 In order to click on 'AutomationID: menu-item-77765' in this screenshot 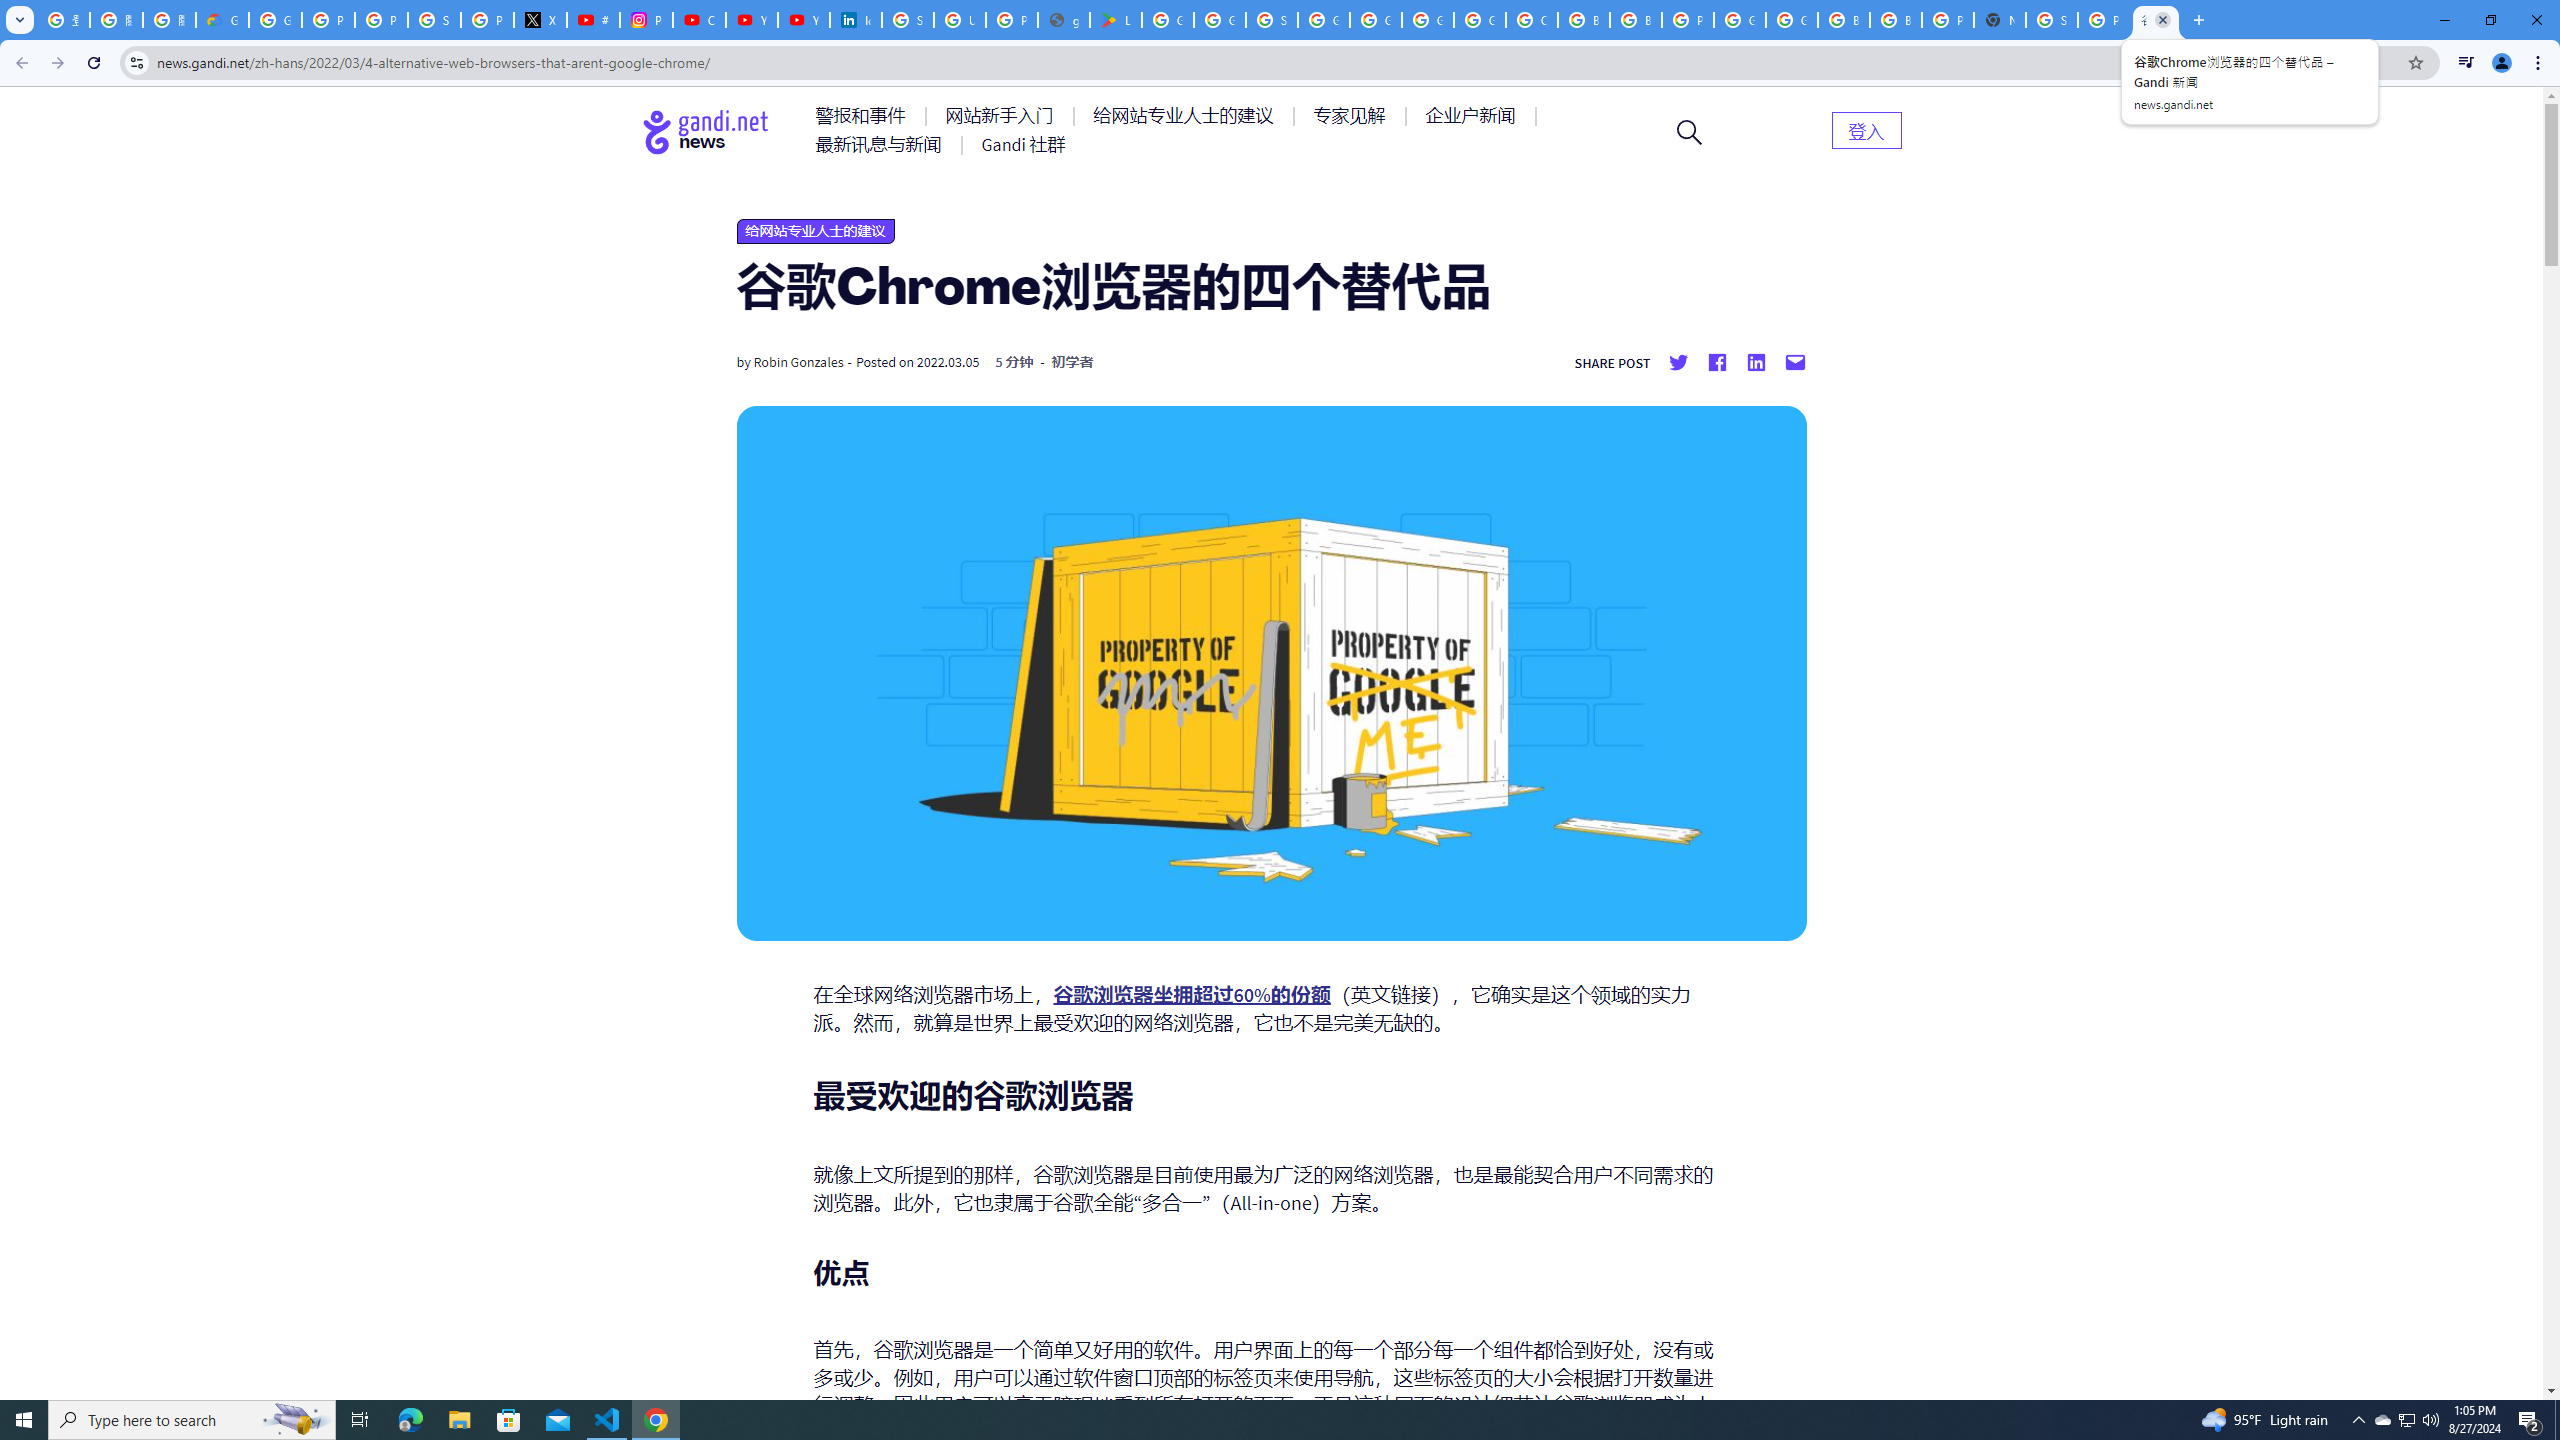, I will do `click(1473, 114)`.